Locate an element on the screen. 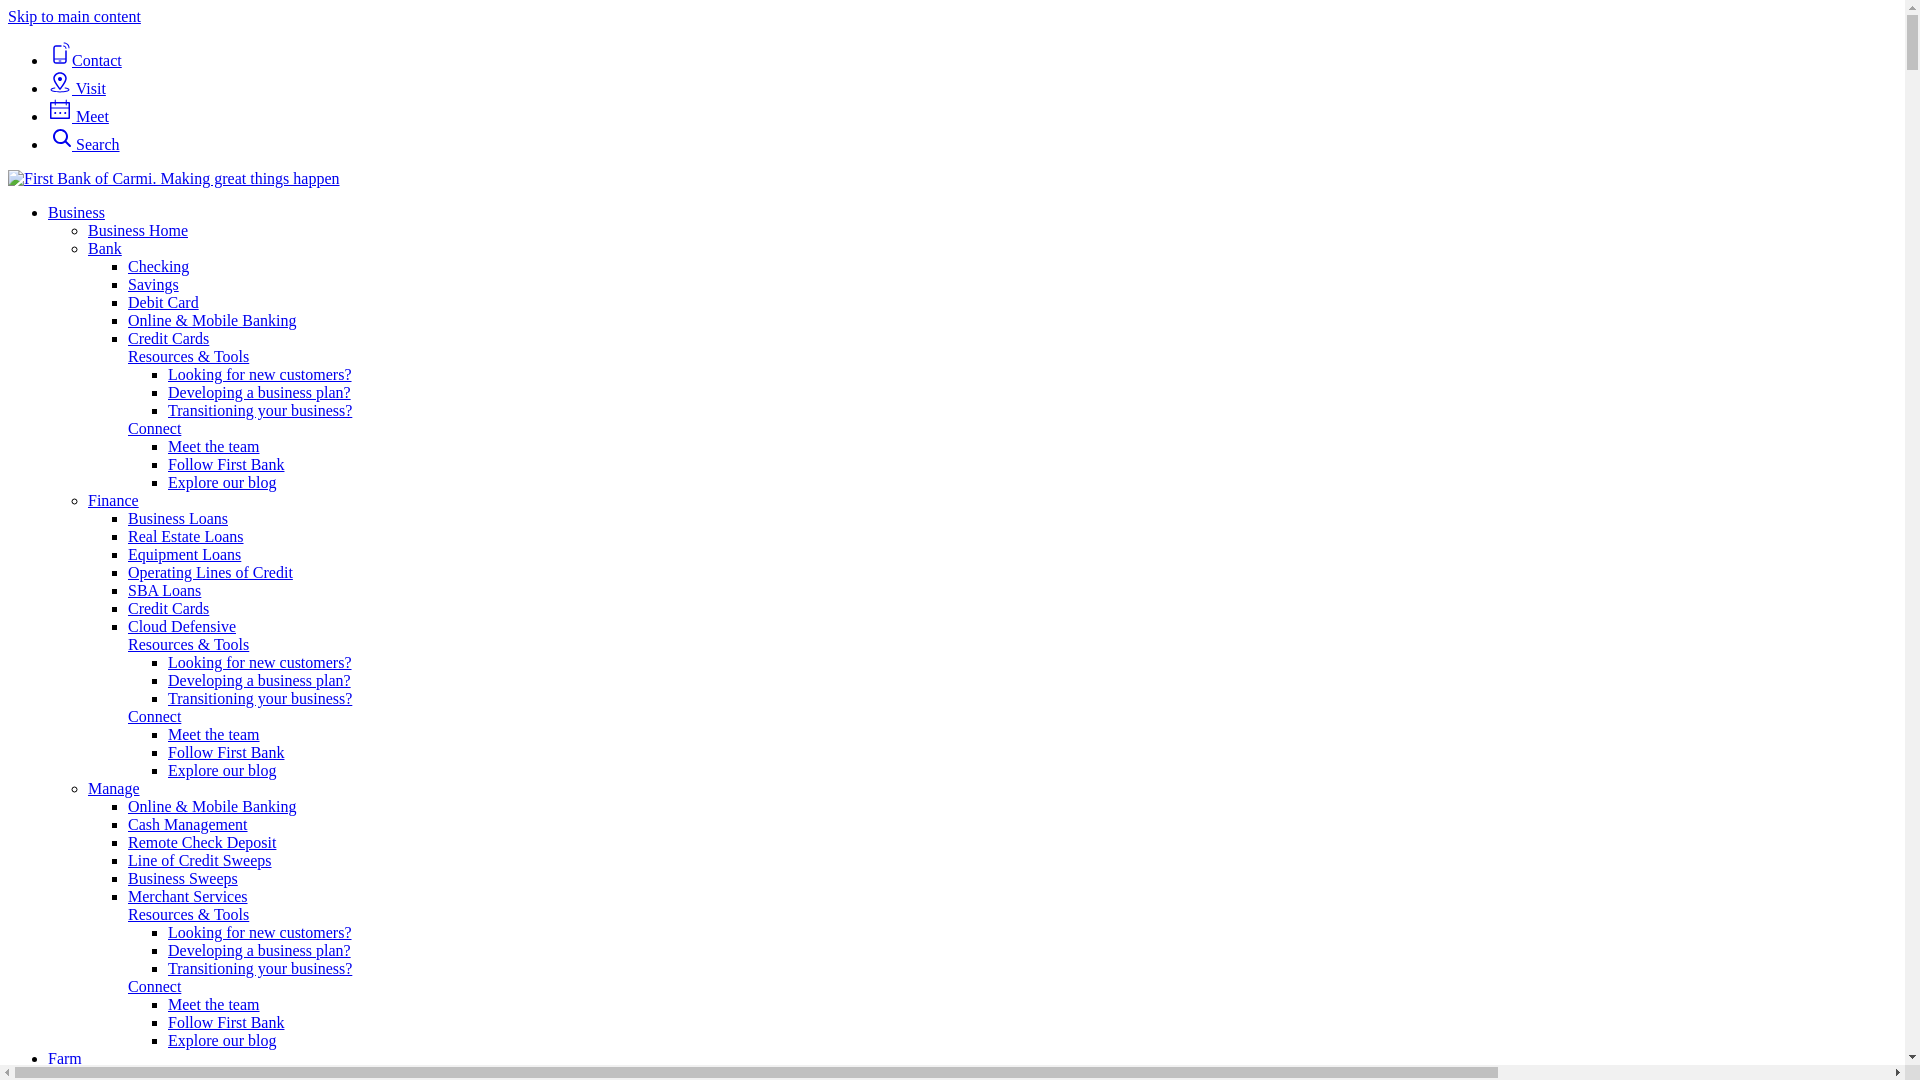 This screenshot has height=1080, width=1920. 'Transitioning your business?' is located at coordinates (258, 967).